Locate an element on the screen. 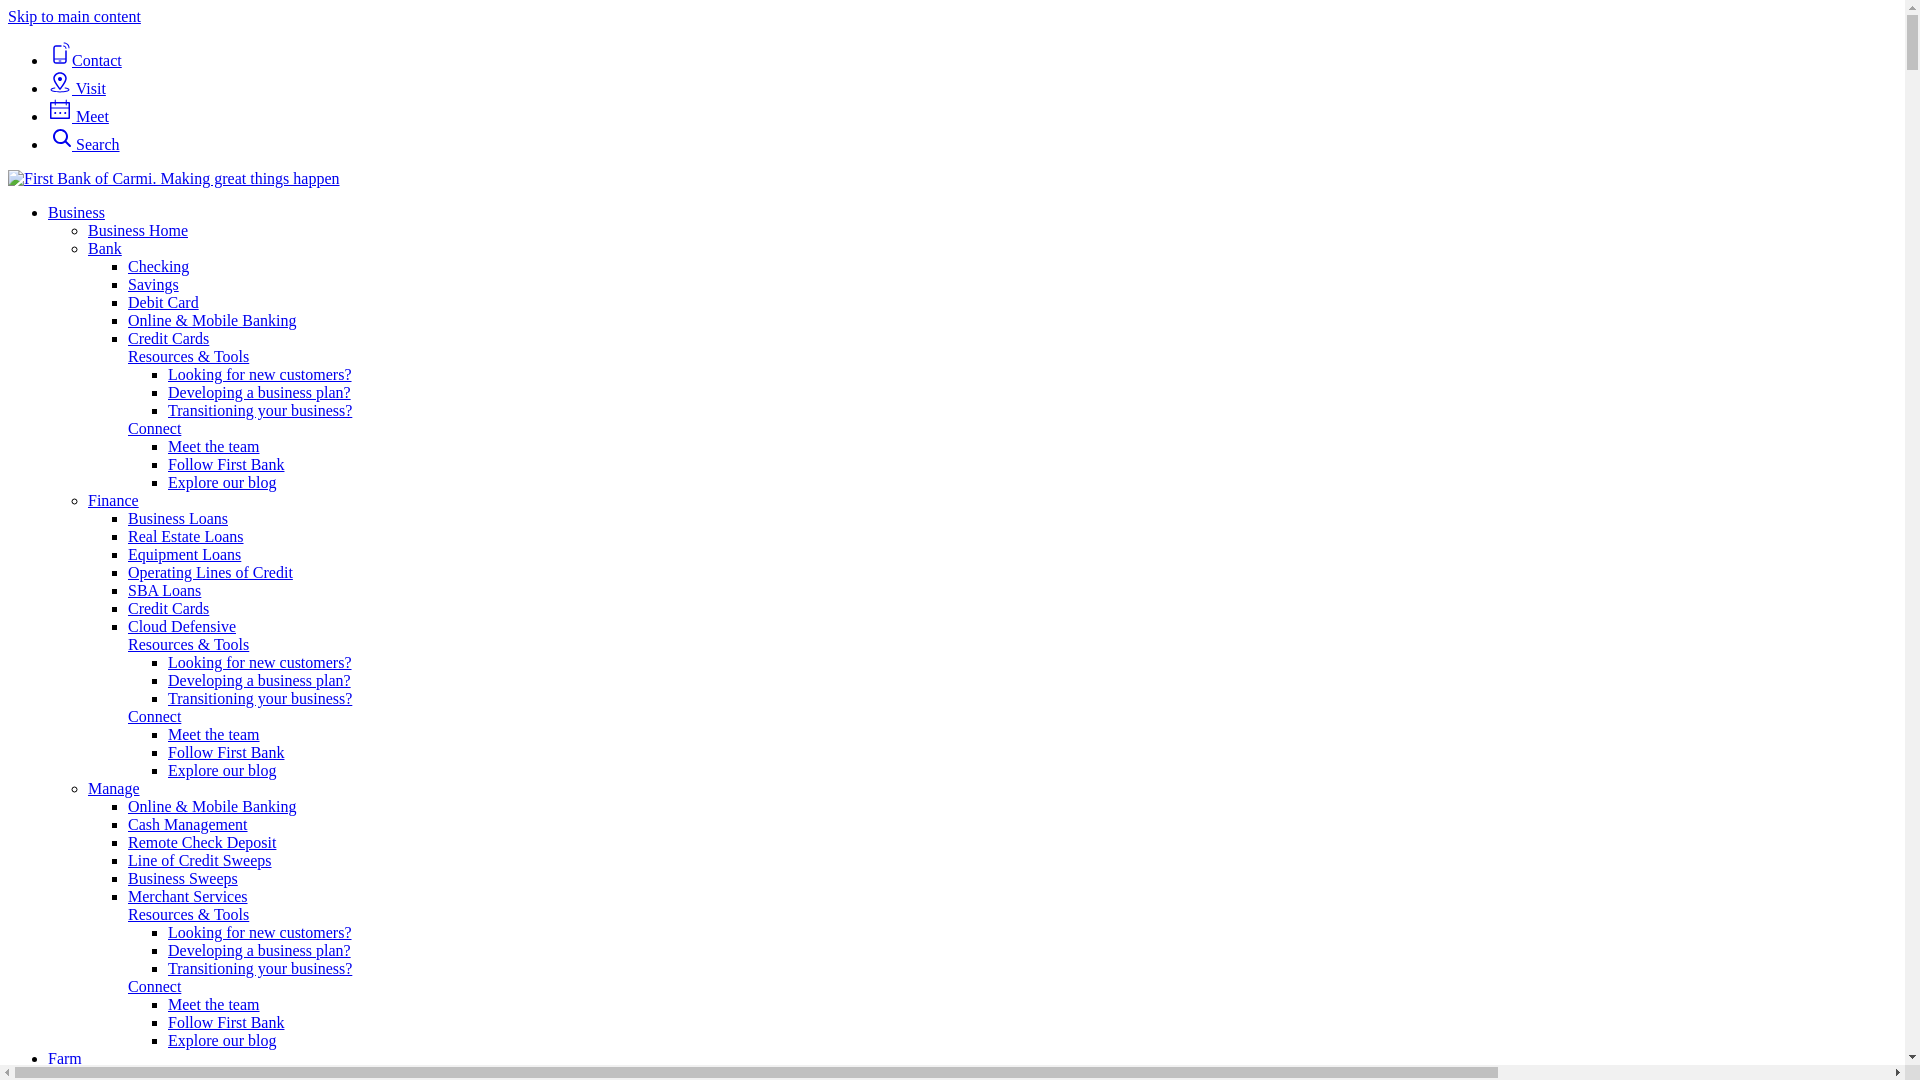 This screenshot has height=1080, width=1920. 'Transitioning your business?' is located at coordinates (258, 967).